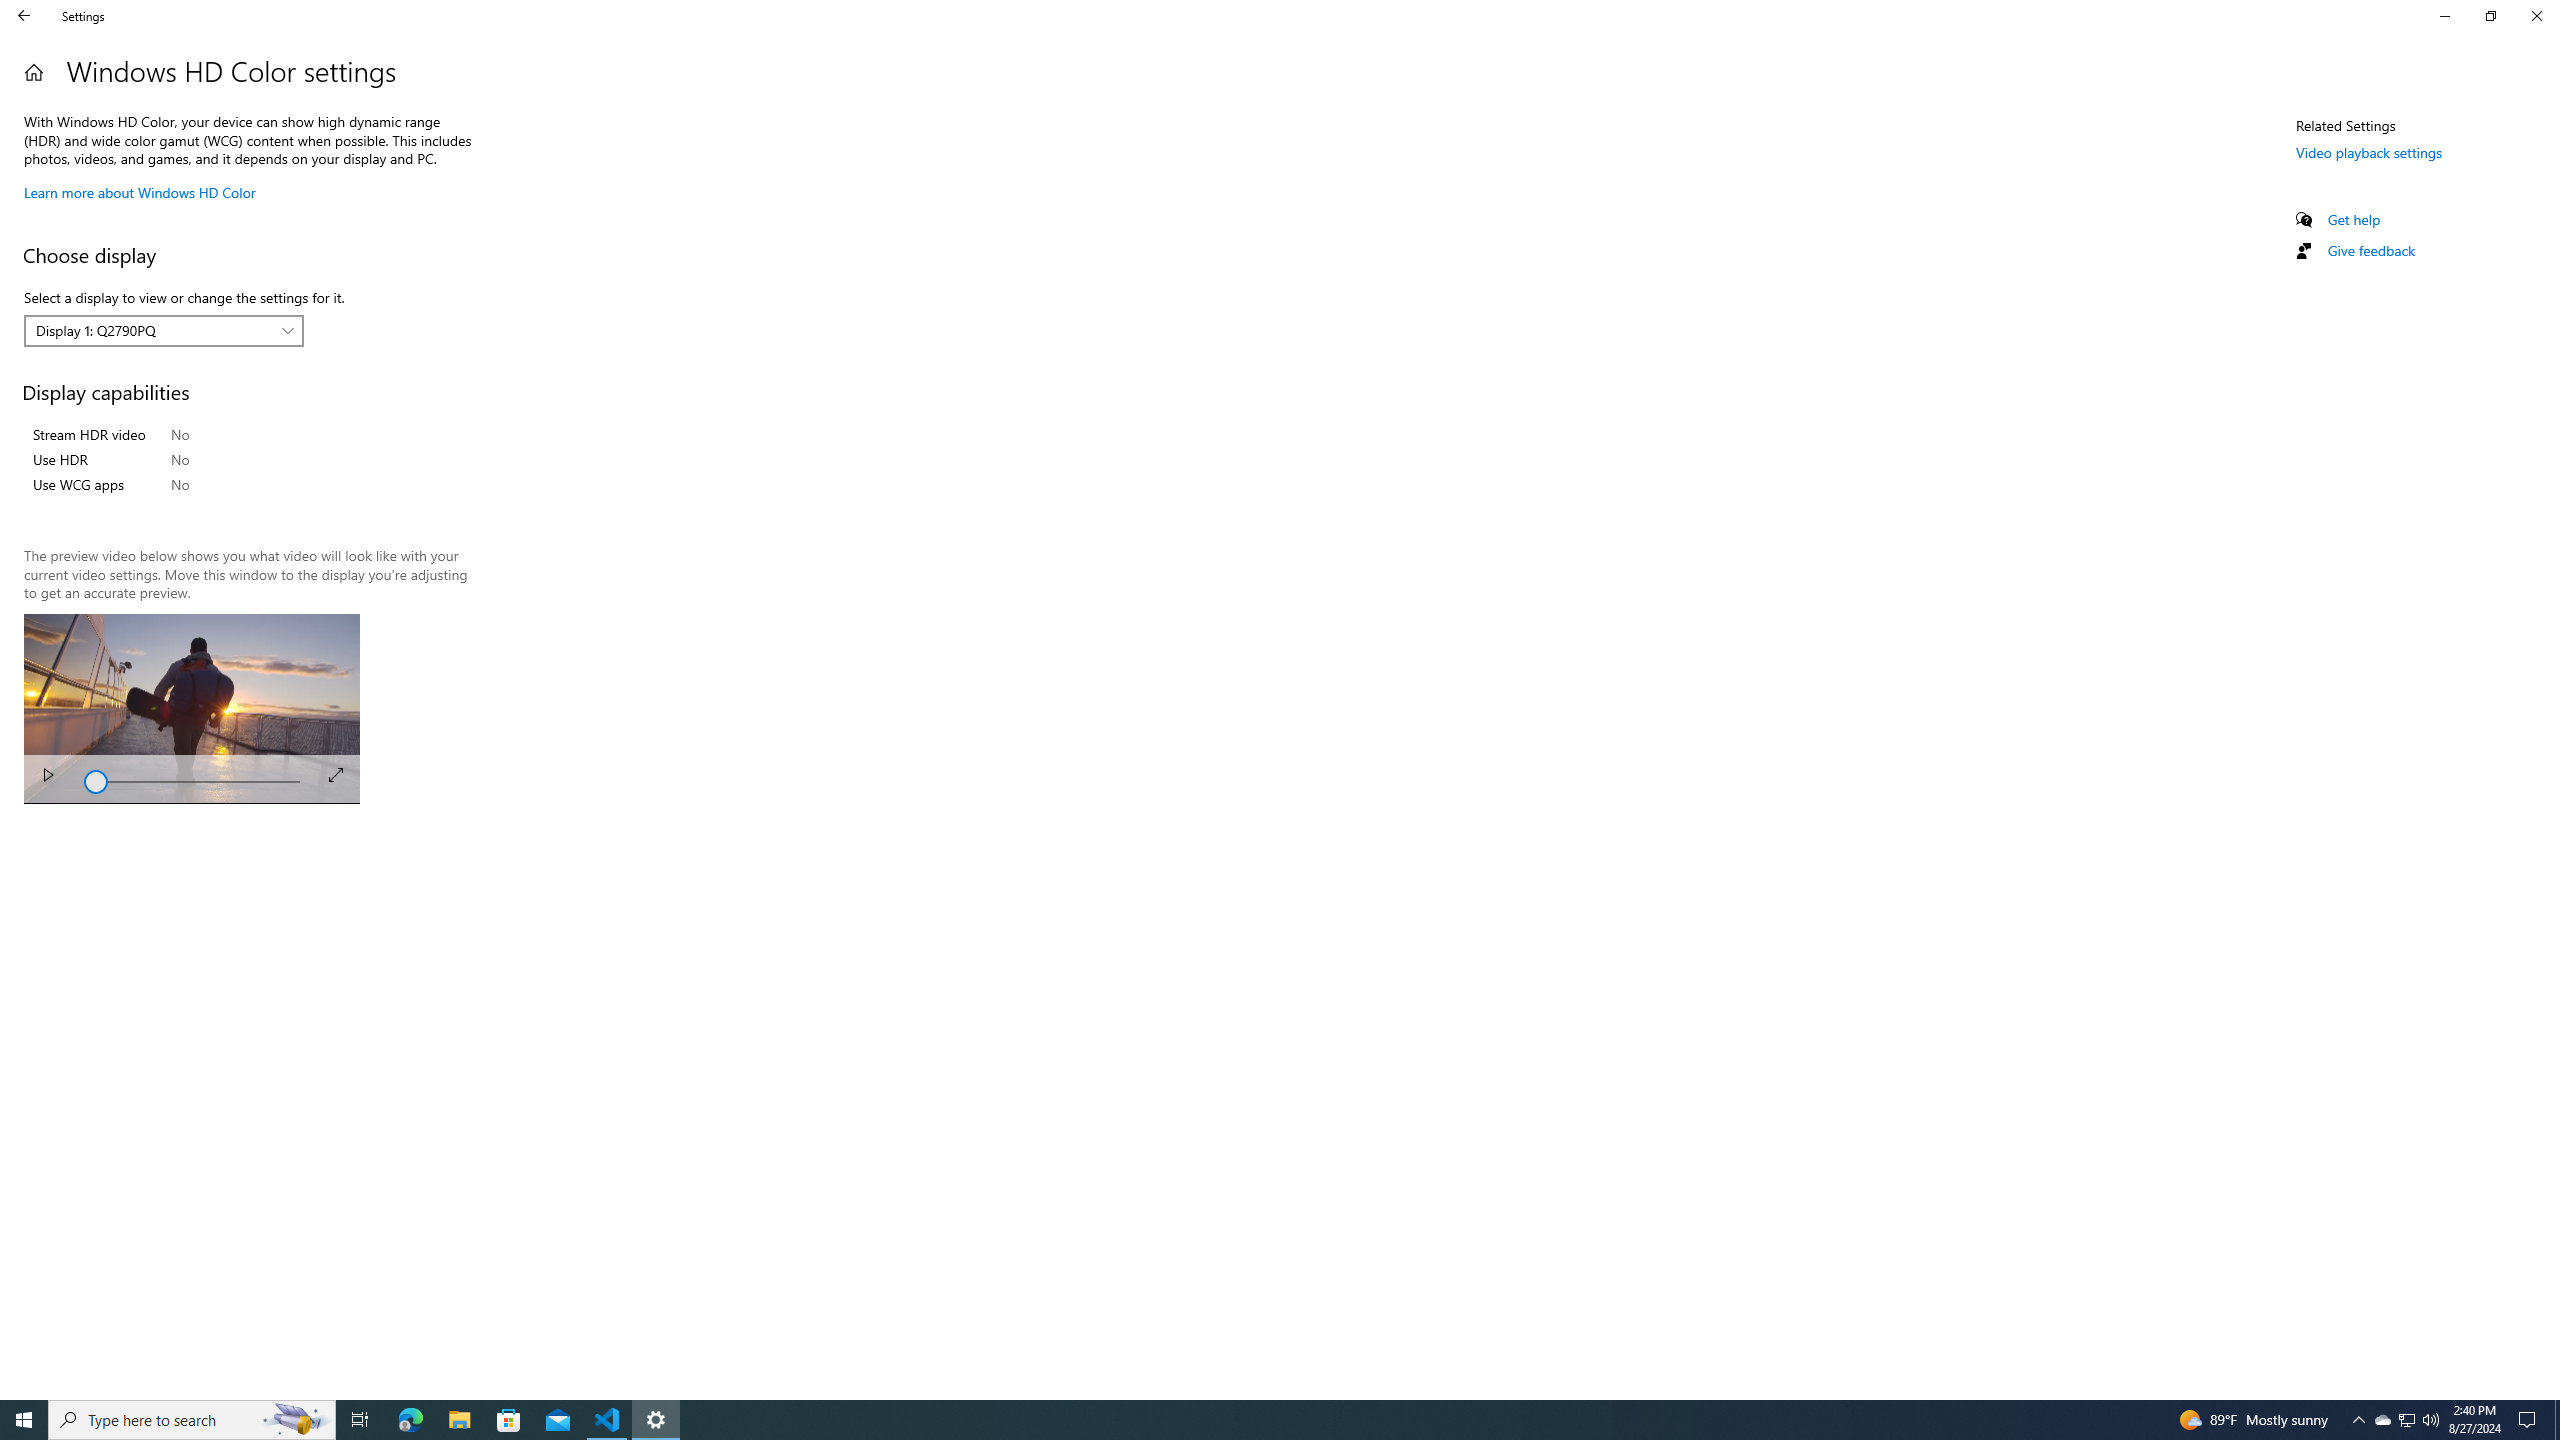 The height and width of the screenshot is (1440, 2560). I want to click on 'Give feedback', so click(2369, 249).